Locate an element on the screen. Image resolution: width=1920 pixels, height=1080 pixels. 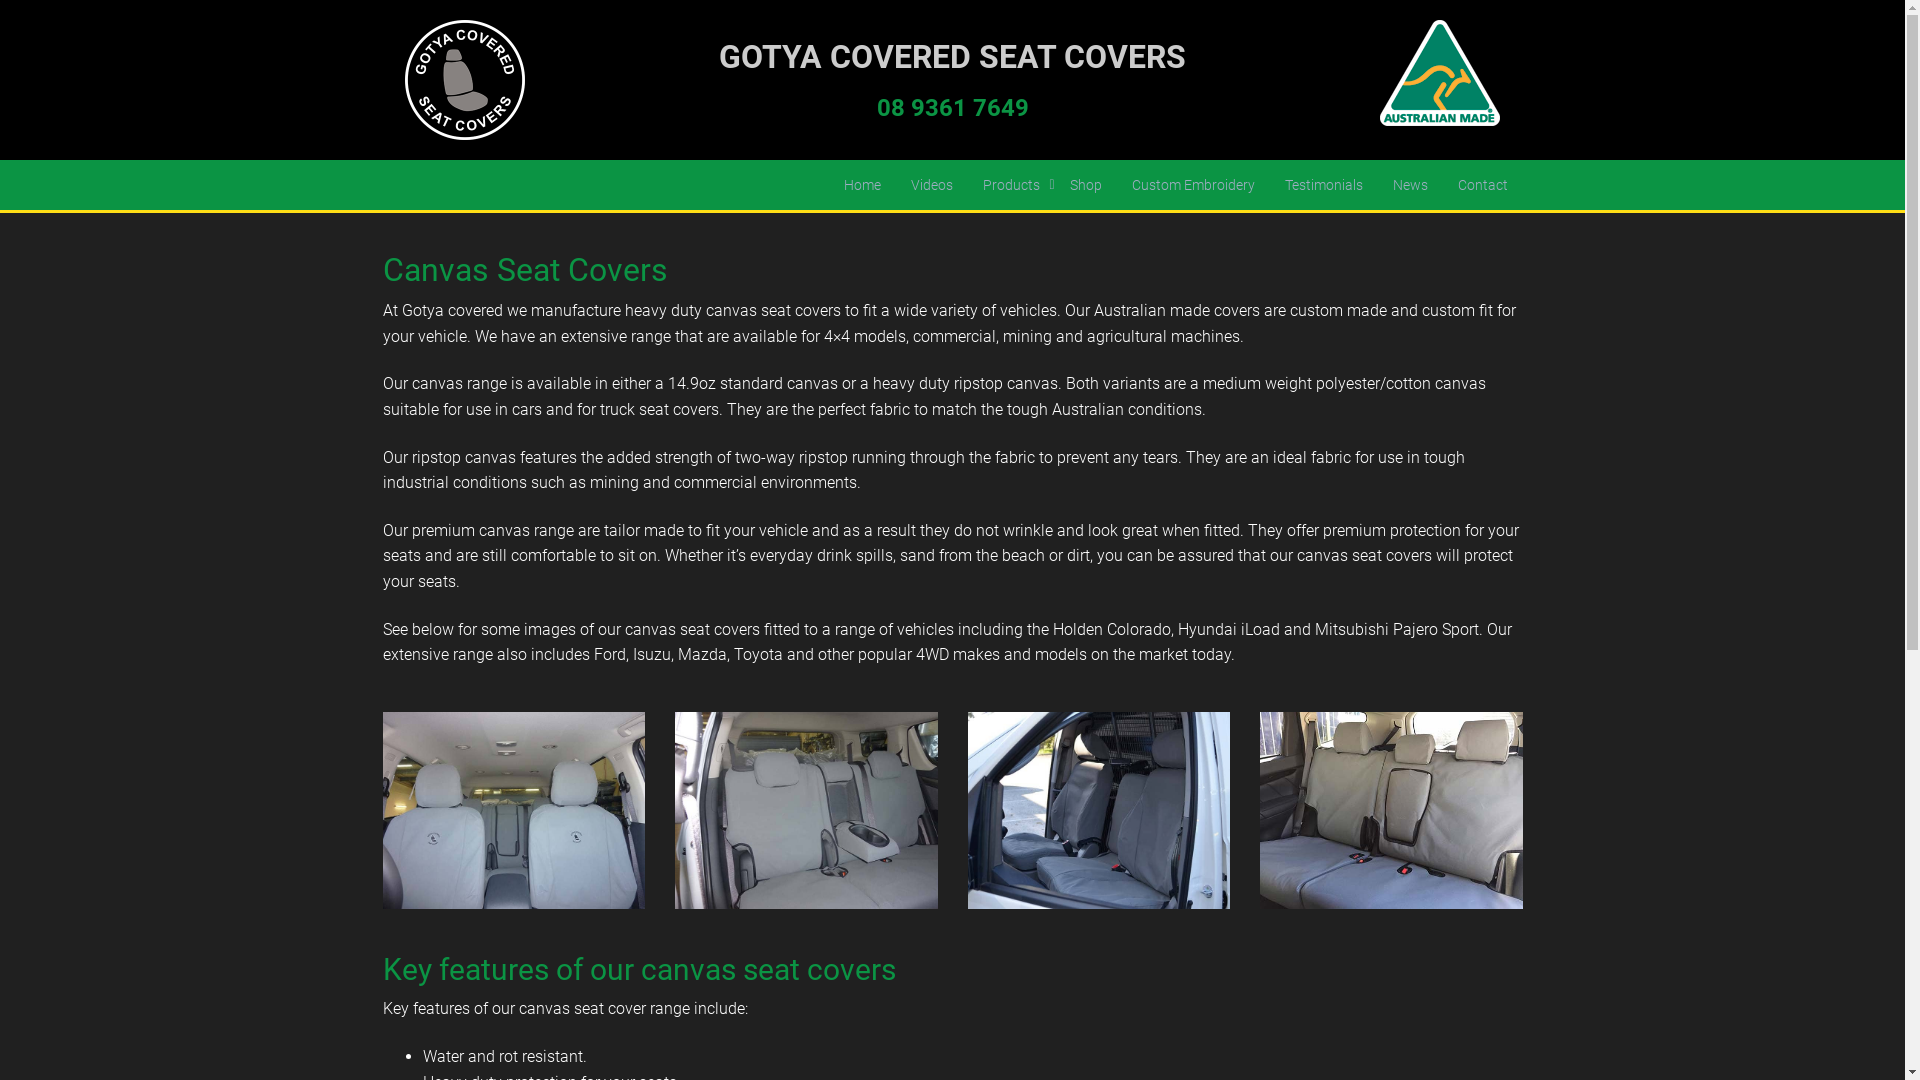
'Testimonials' is located at coordinates (1324, 185).